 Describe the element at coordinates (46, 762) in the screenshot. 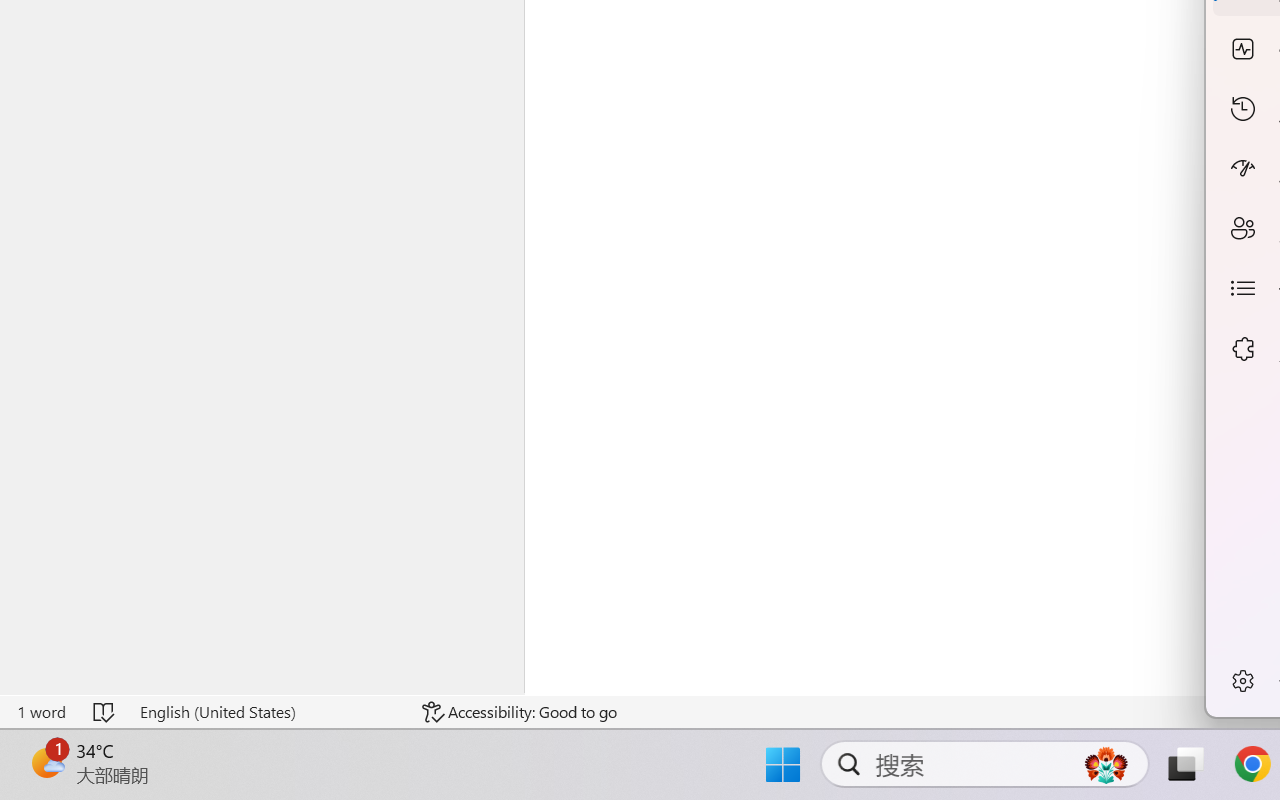

I see `'AutomationID: BadgeAnchorLargeTicker'` at that location.